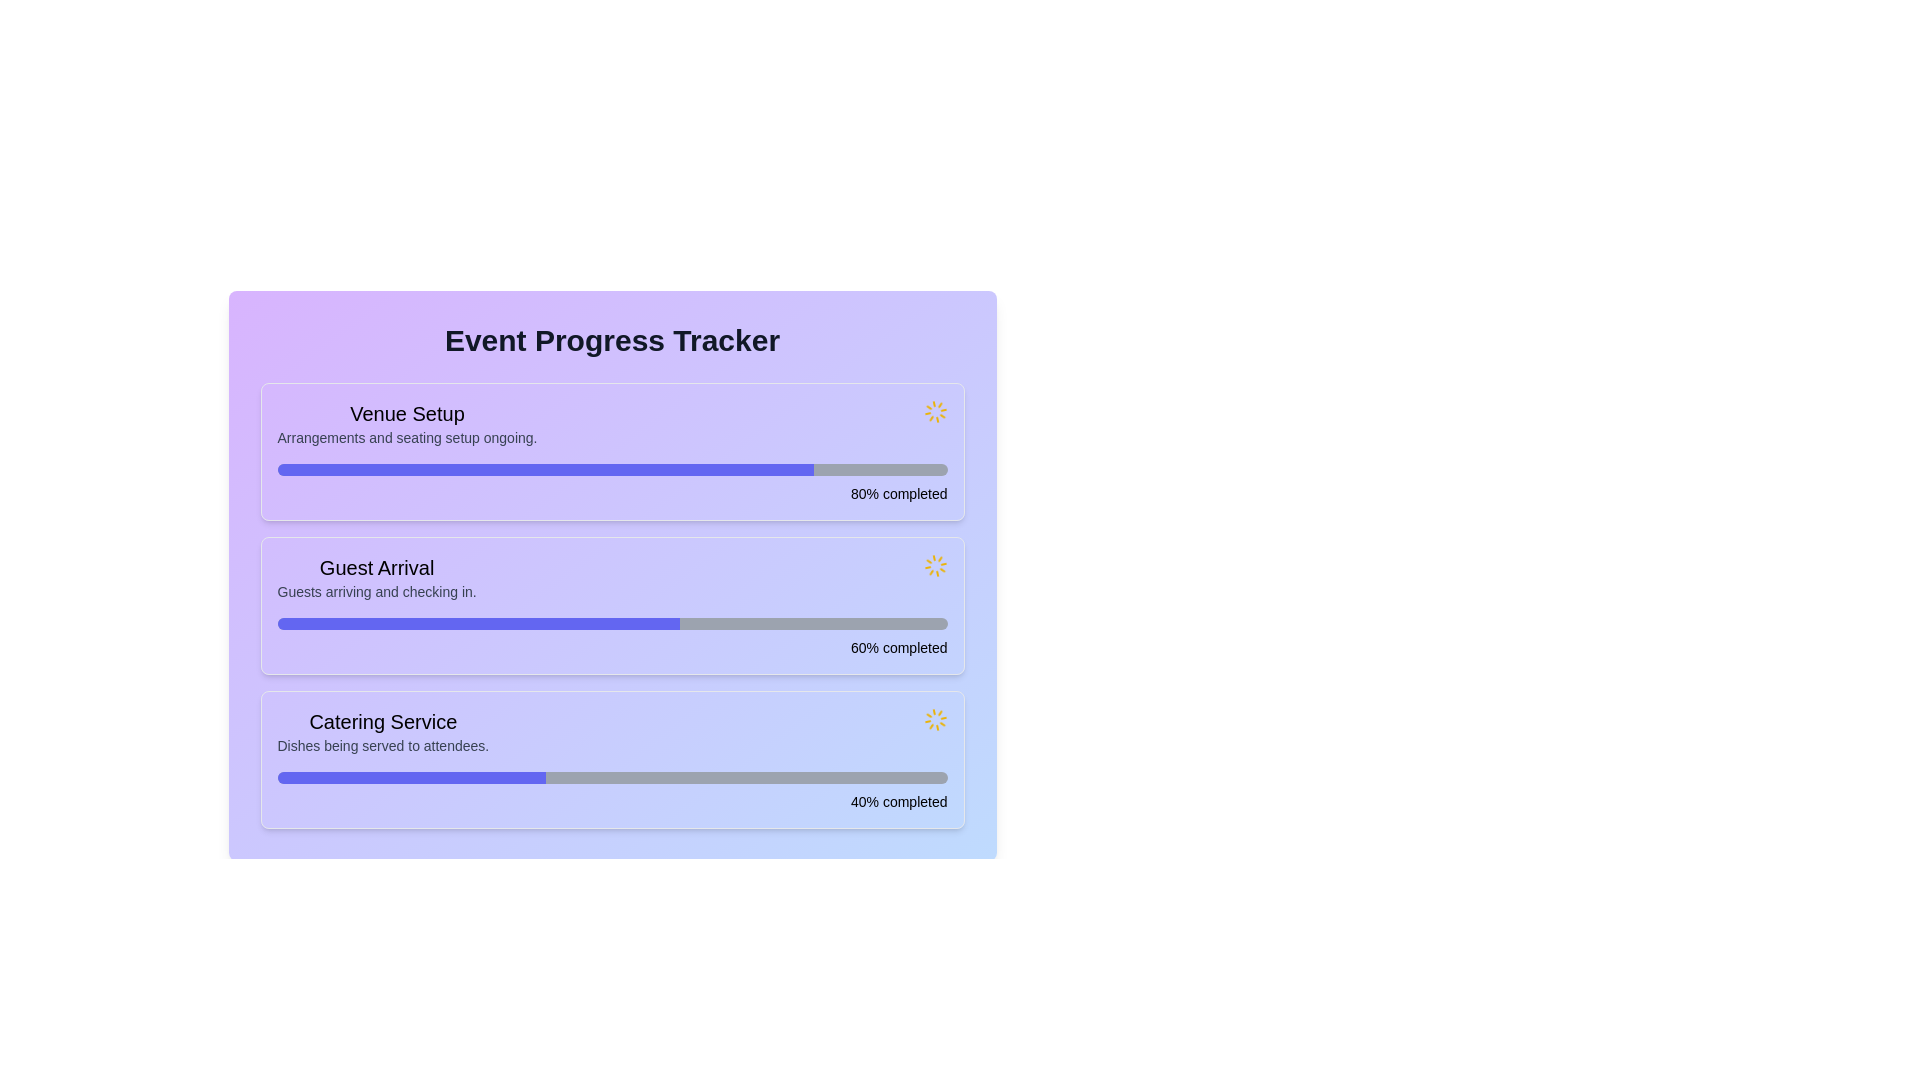  Describe the element at coordinates (611, 623) in the screenshot. I see `the progress bar located in the 'Guest Arrival' section of the 'Event Progress Tracker', which indicates that the task is 60% completed` at that location.